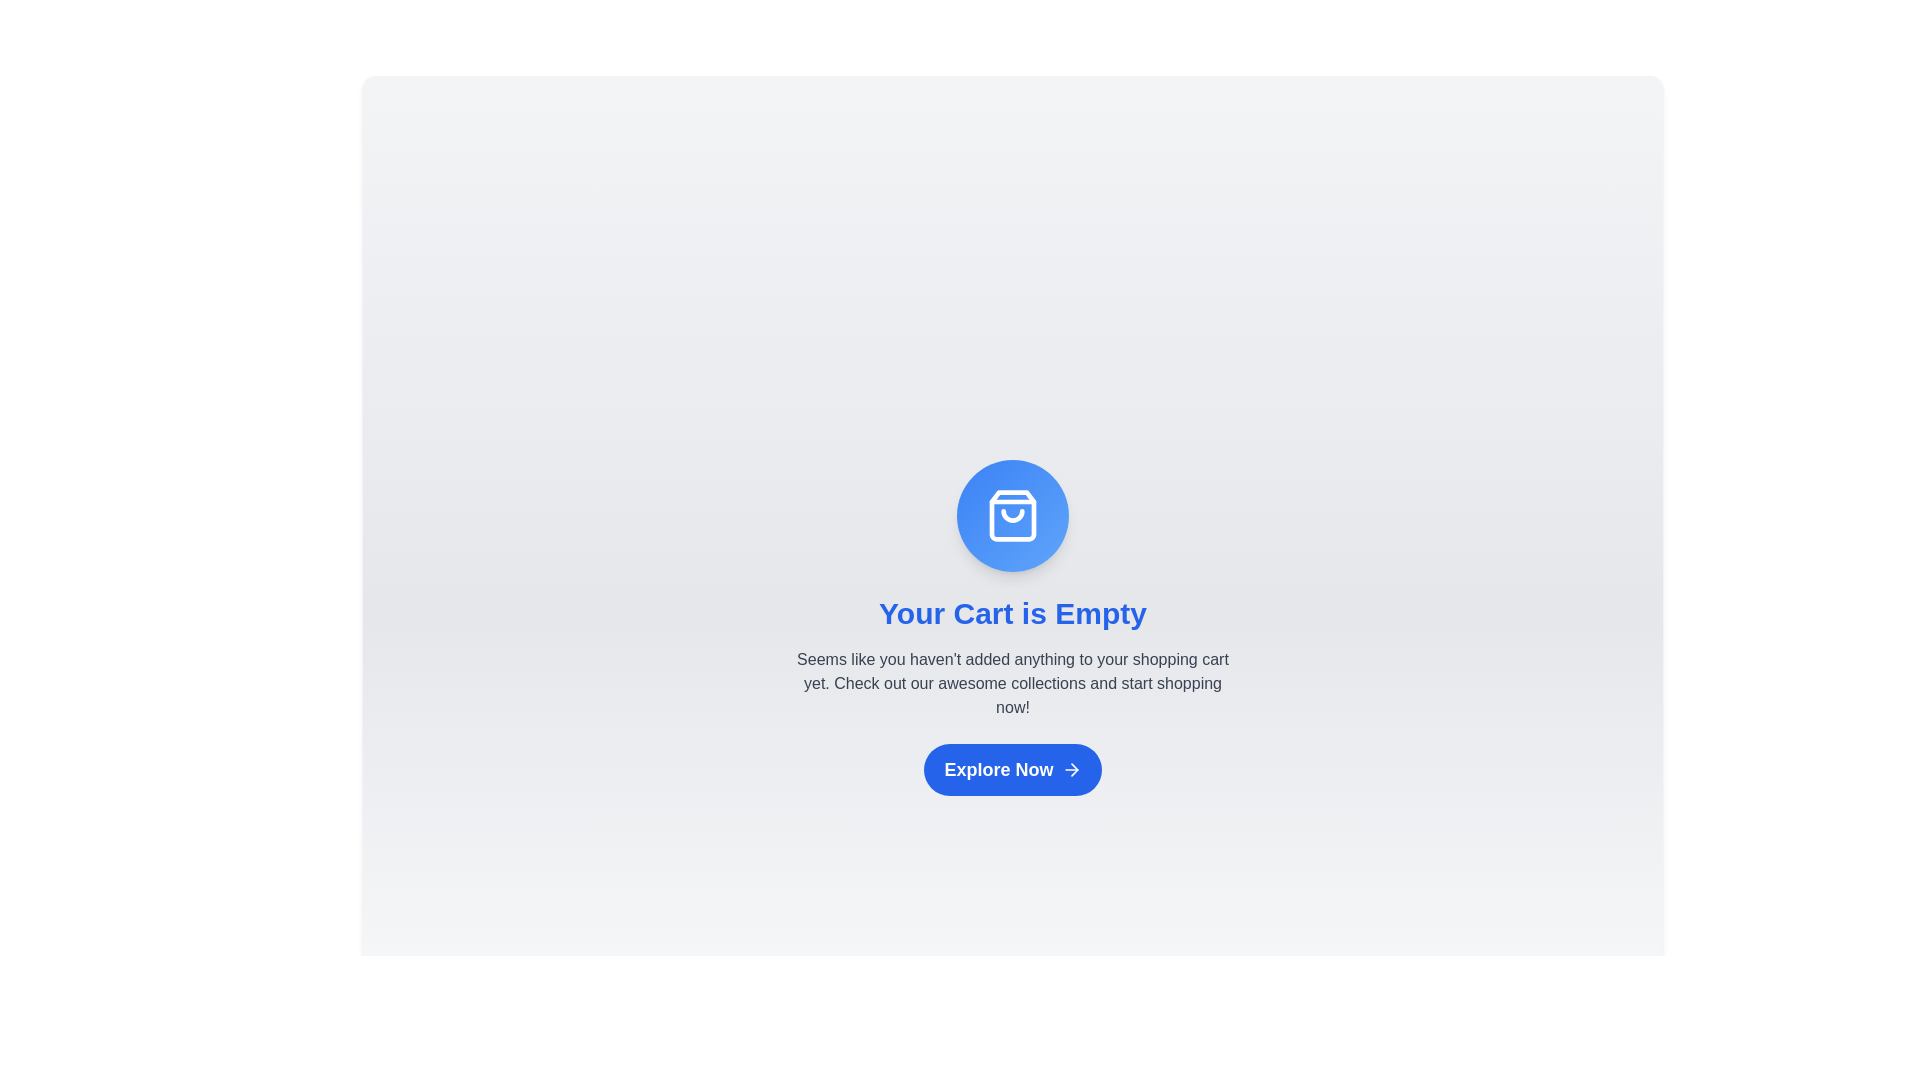 The height and width of the screenshot is (1080, 1920). Describe the element at coordinates (1070, 769) in the screenshot. I see `the arrow icon within the rounded button labeled 'Explore Now', which is centrally located at the bottom of the interface` at that location.